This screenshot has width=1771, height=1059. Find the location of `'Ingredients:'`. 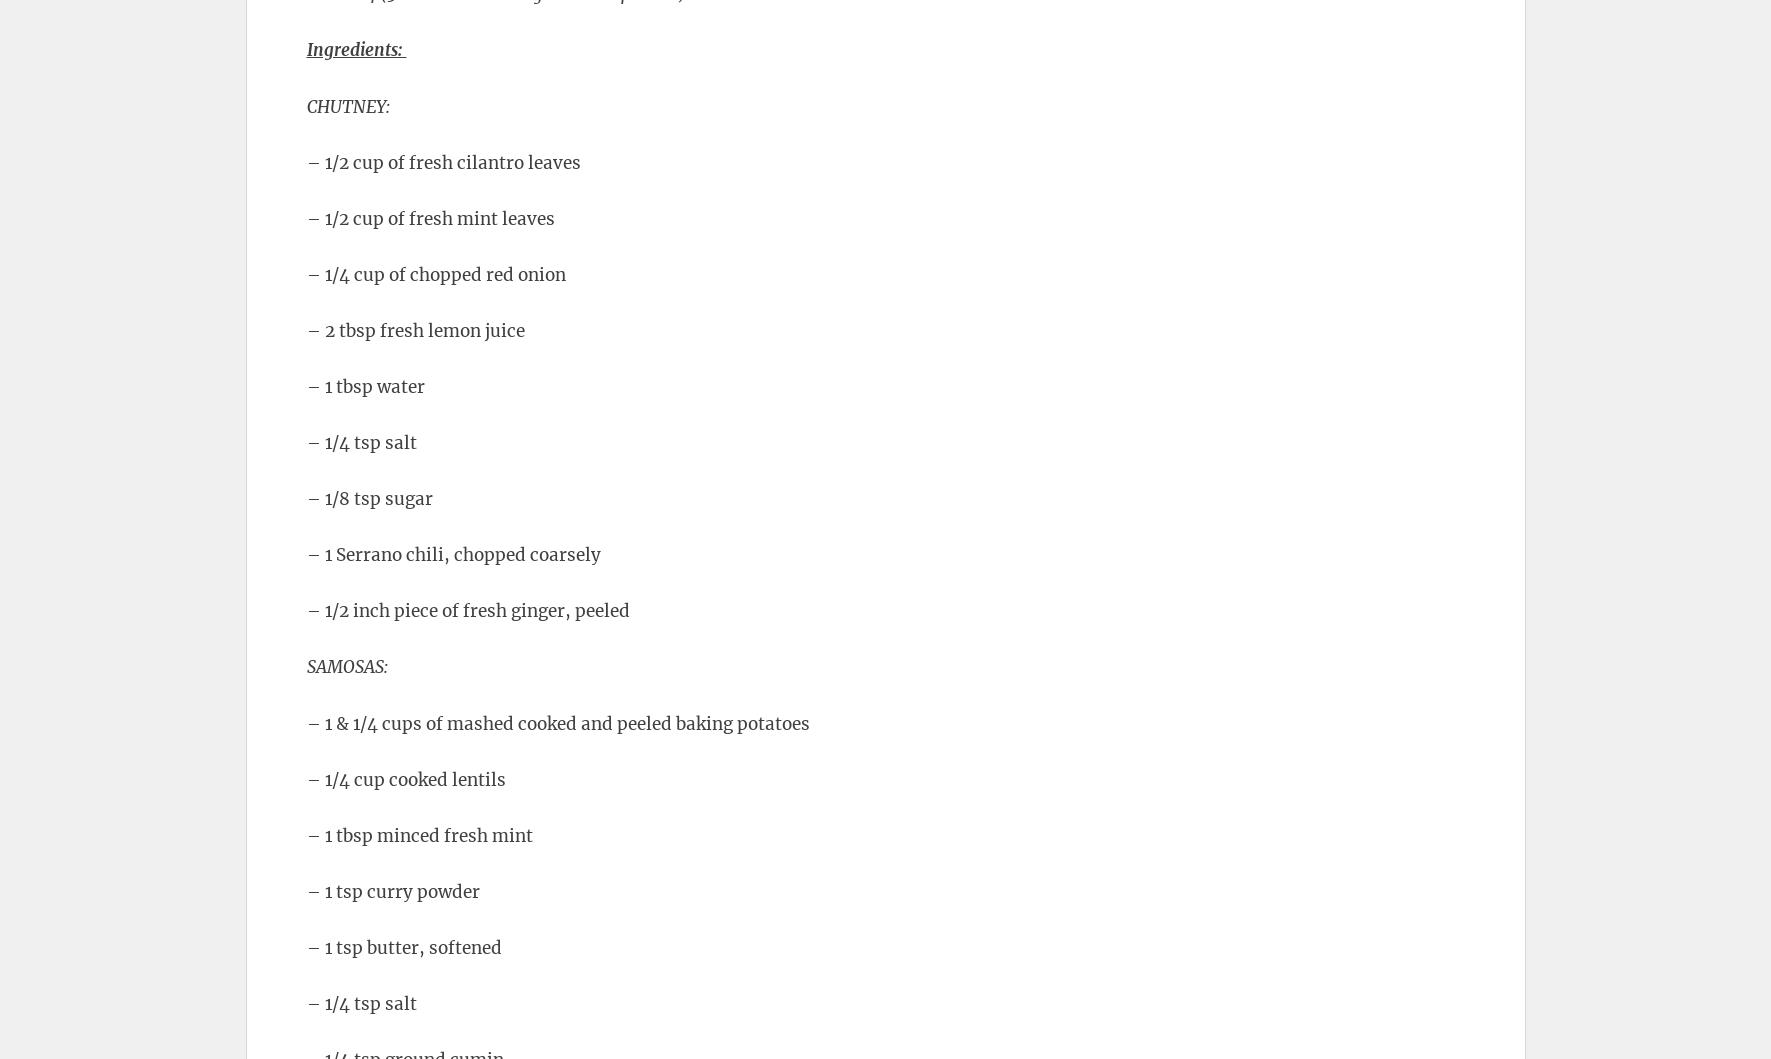

'Ingredients:' is located at coordinates (354, 49).